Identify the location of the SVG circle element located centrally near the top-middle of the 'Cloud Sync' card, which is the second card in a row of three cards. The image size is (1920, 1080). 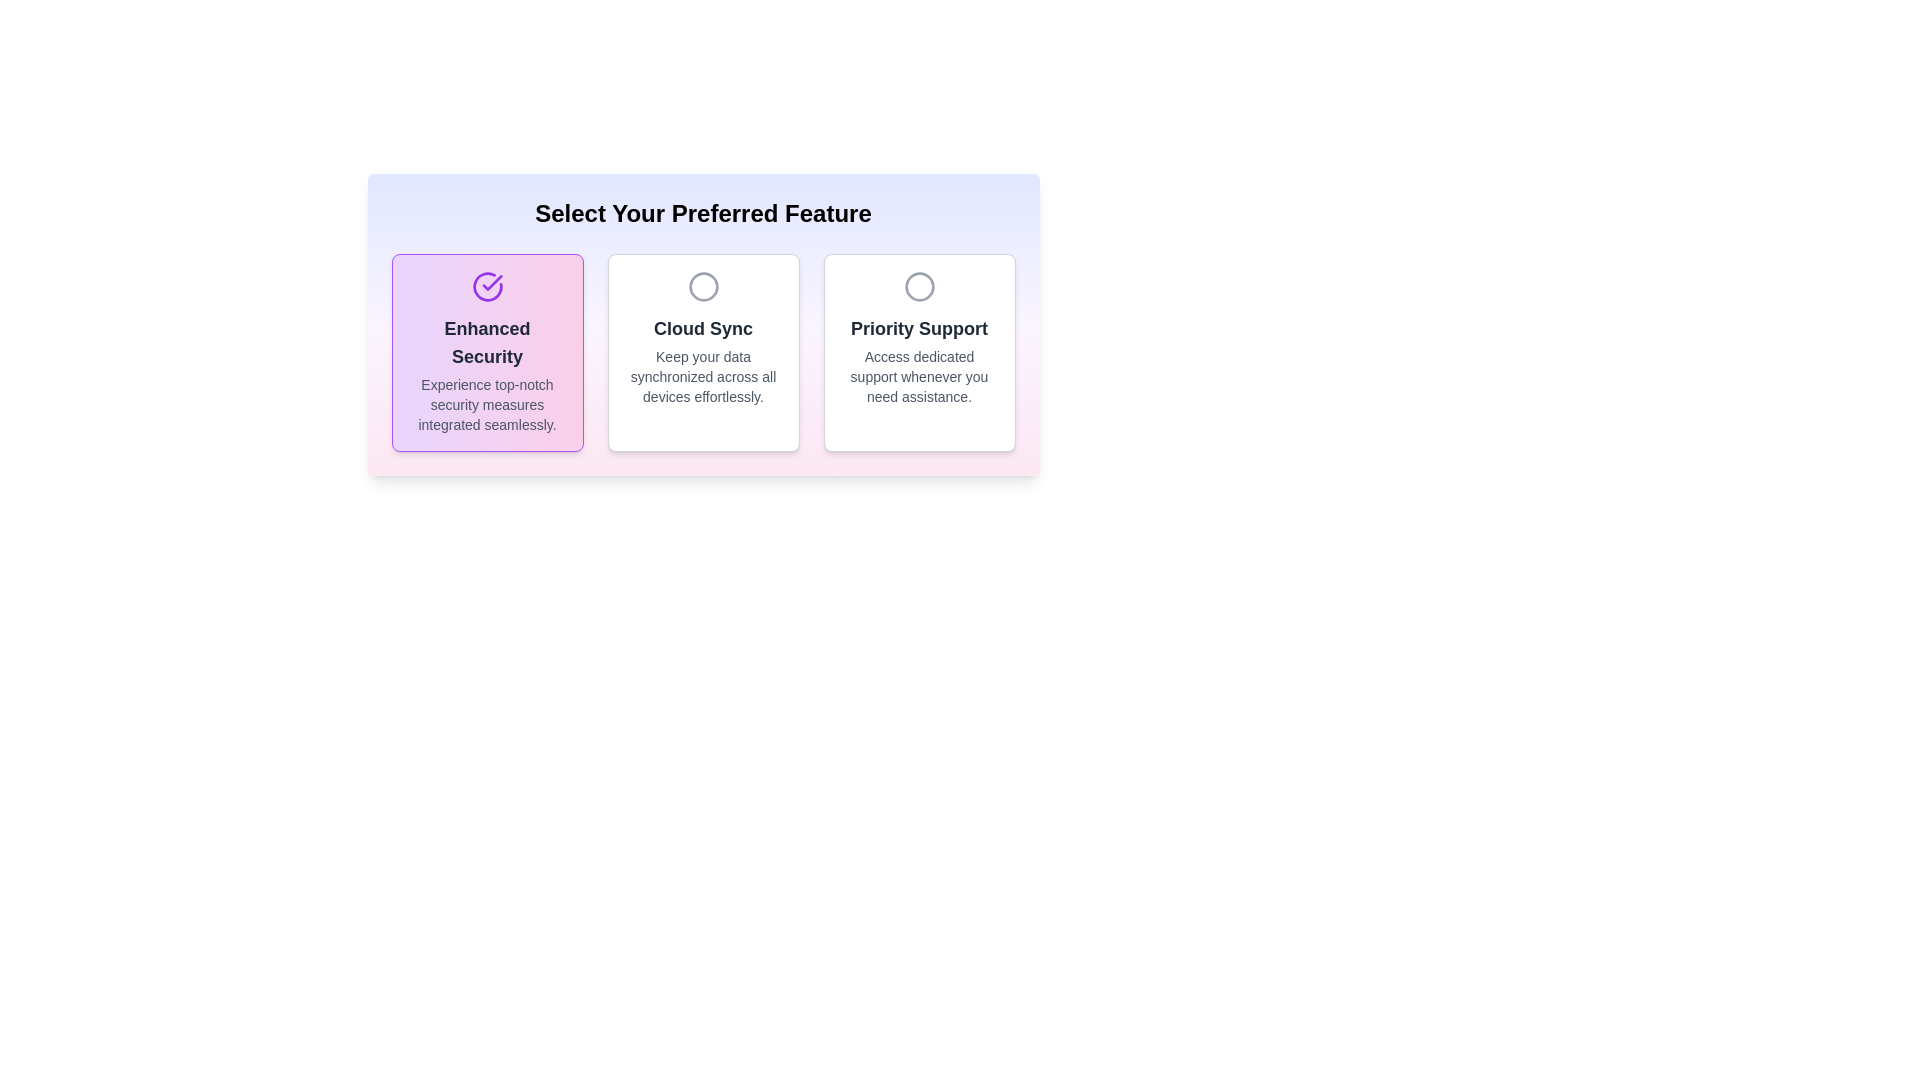
(703, 286).